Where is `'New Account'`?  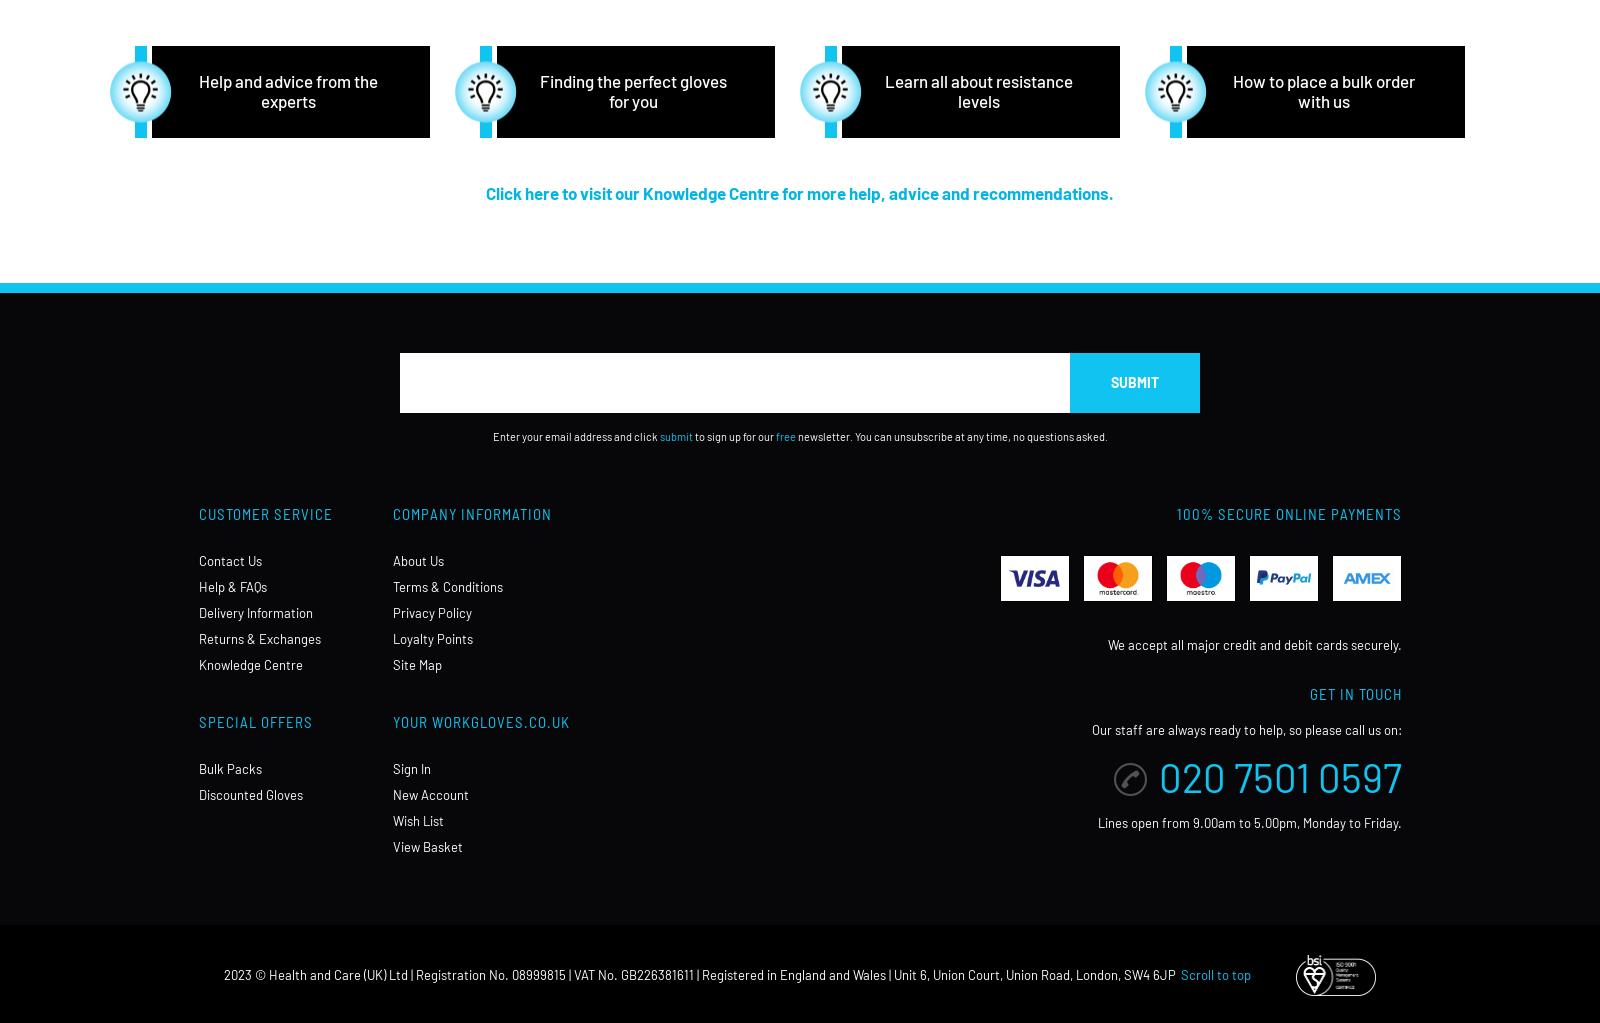
'New Account' is located at coordinates (428, 794).